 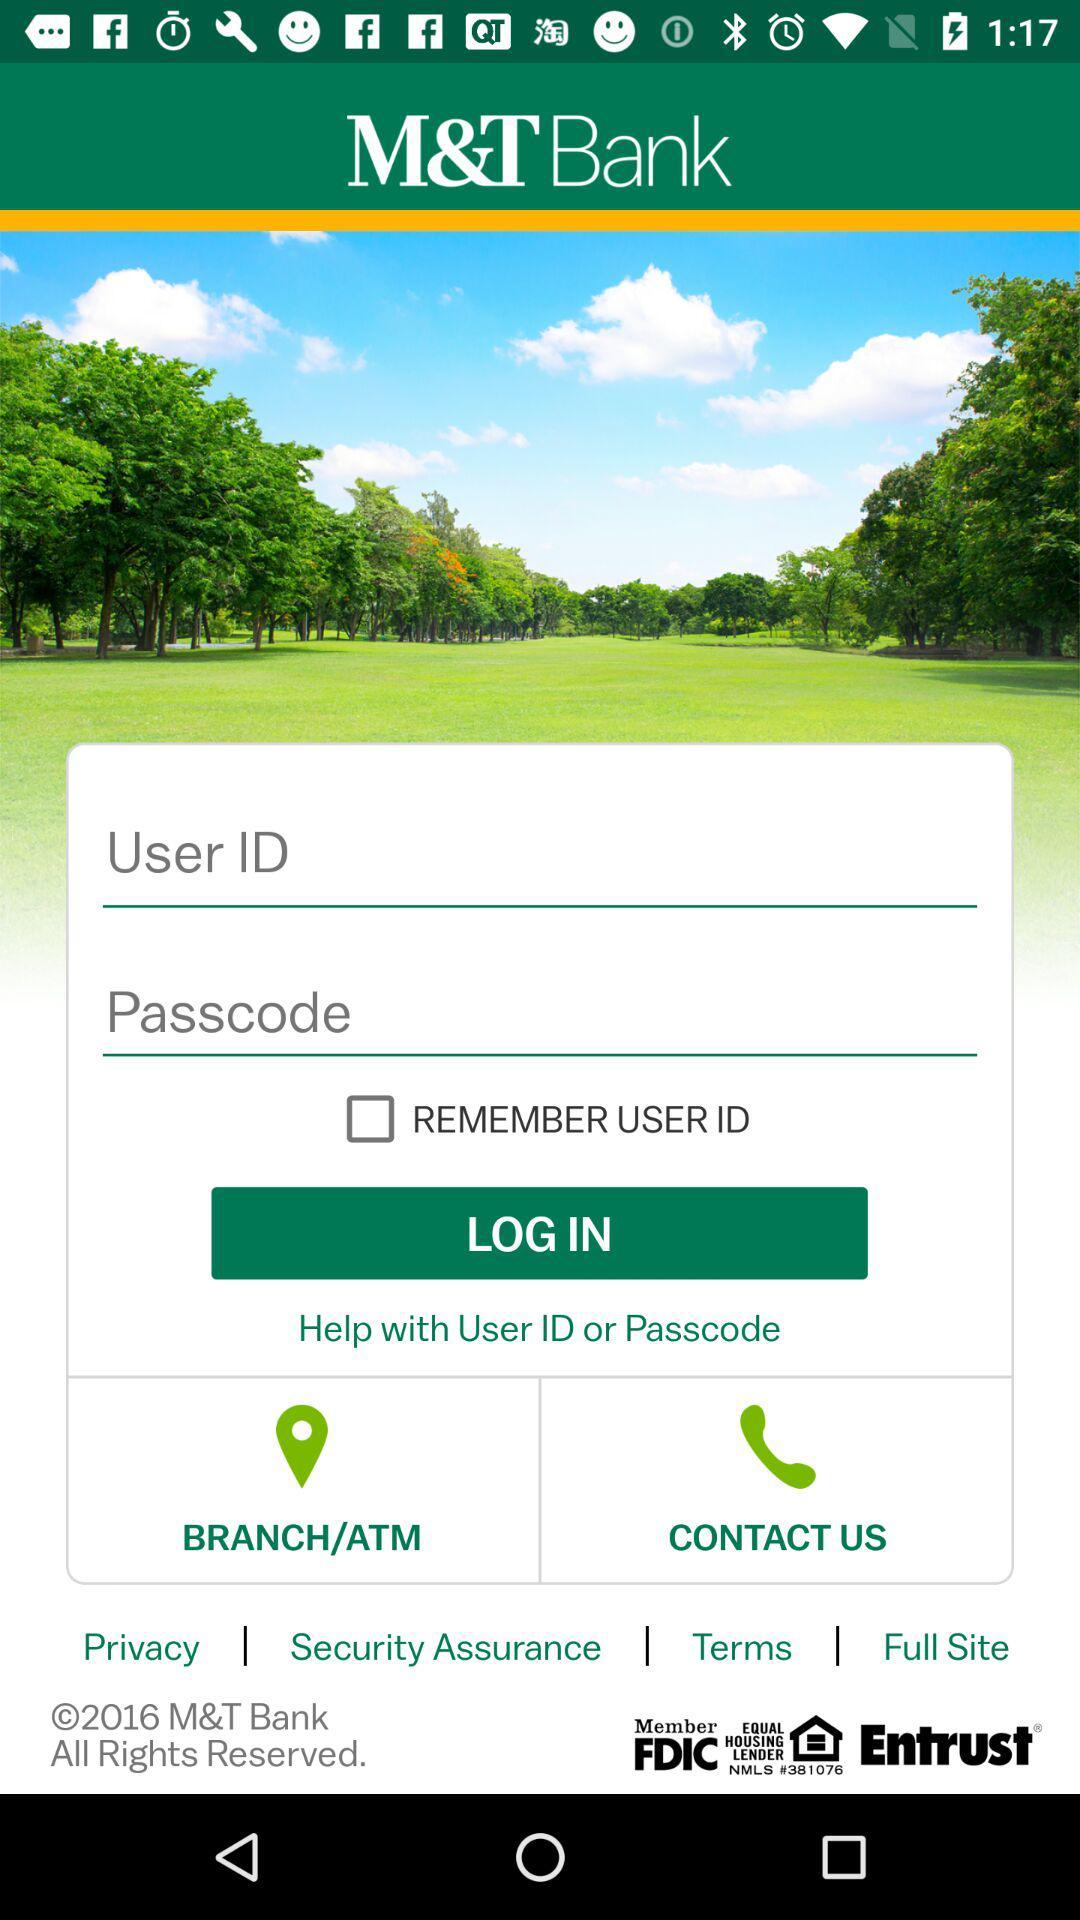 What do you see at coordinates (742, 1646) in the screenshot?
I see `icon below the contact us` at bounding box center [742, 1646].